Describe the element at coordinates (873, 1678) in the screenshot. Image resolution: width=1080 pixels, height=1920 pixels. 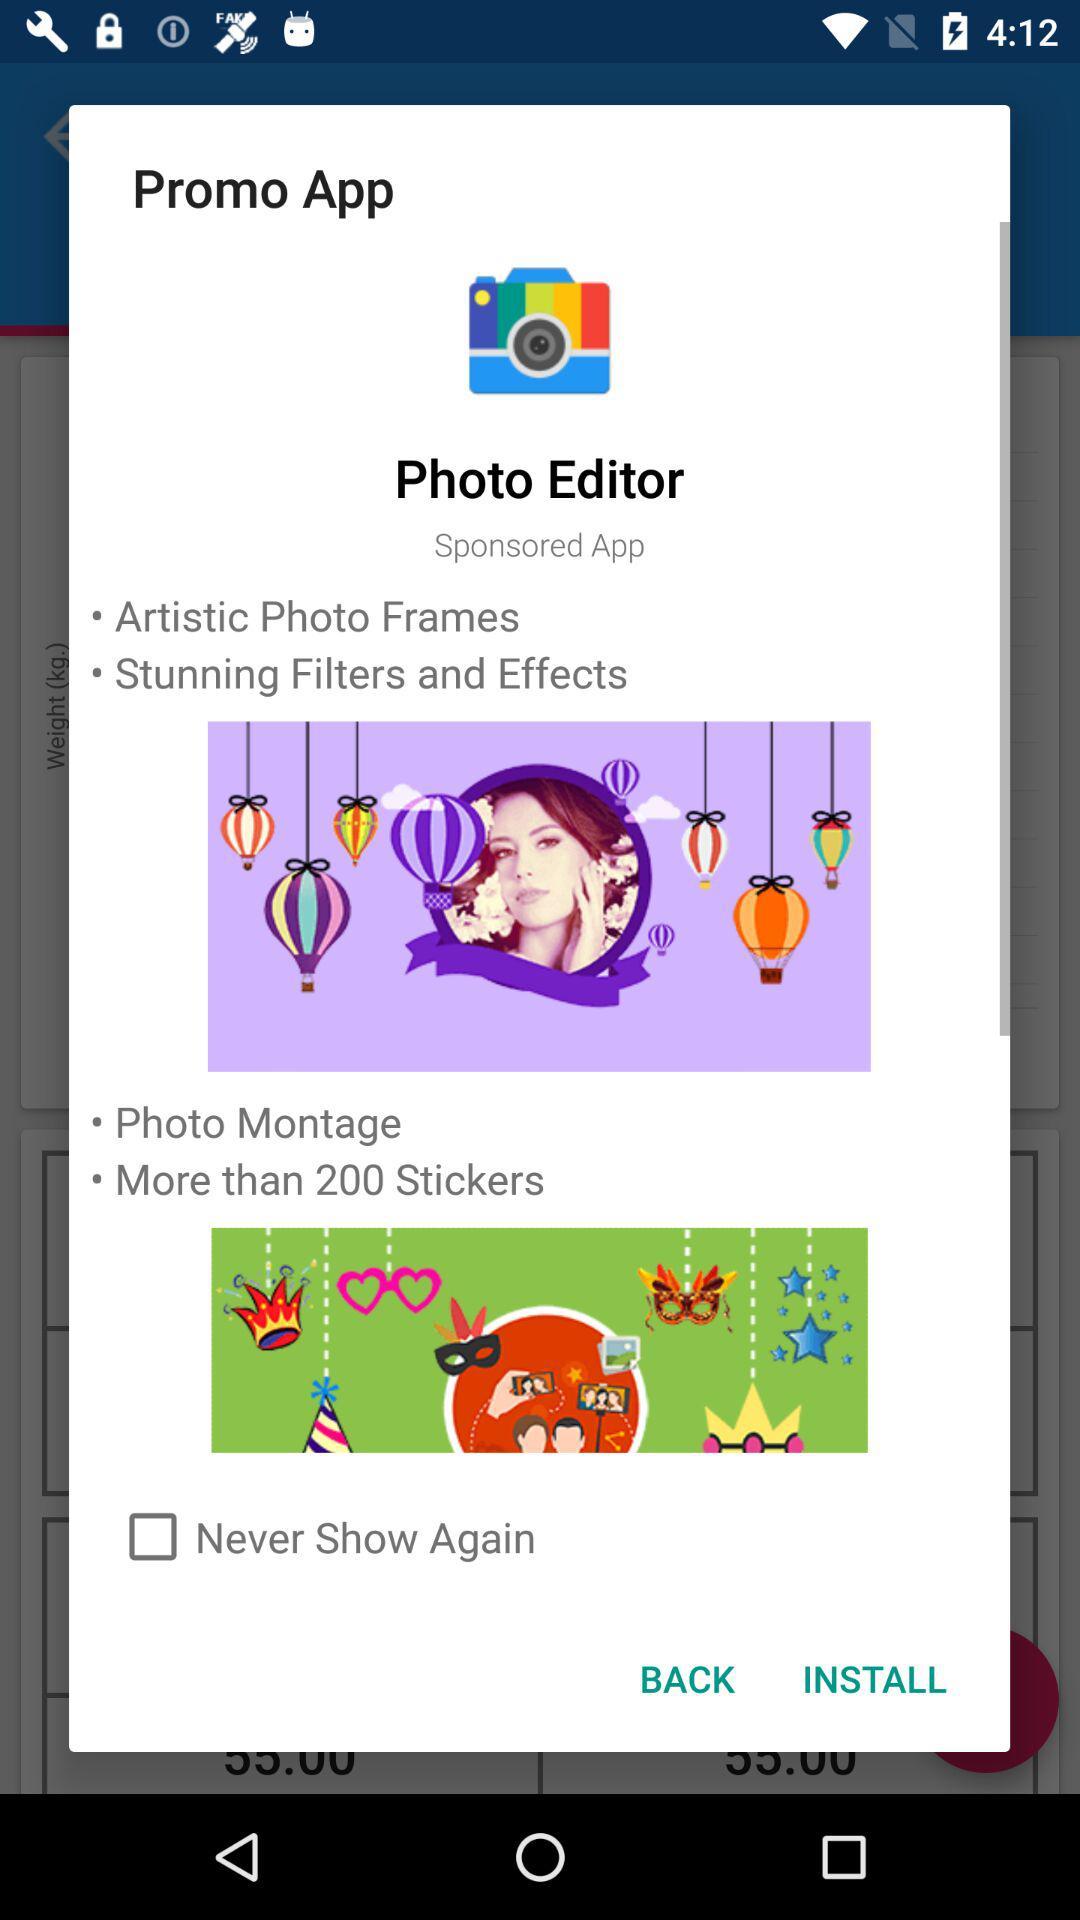
I see `the install item` at that location.